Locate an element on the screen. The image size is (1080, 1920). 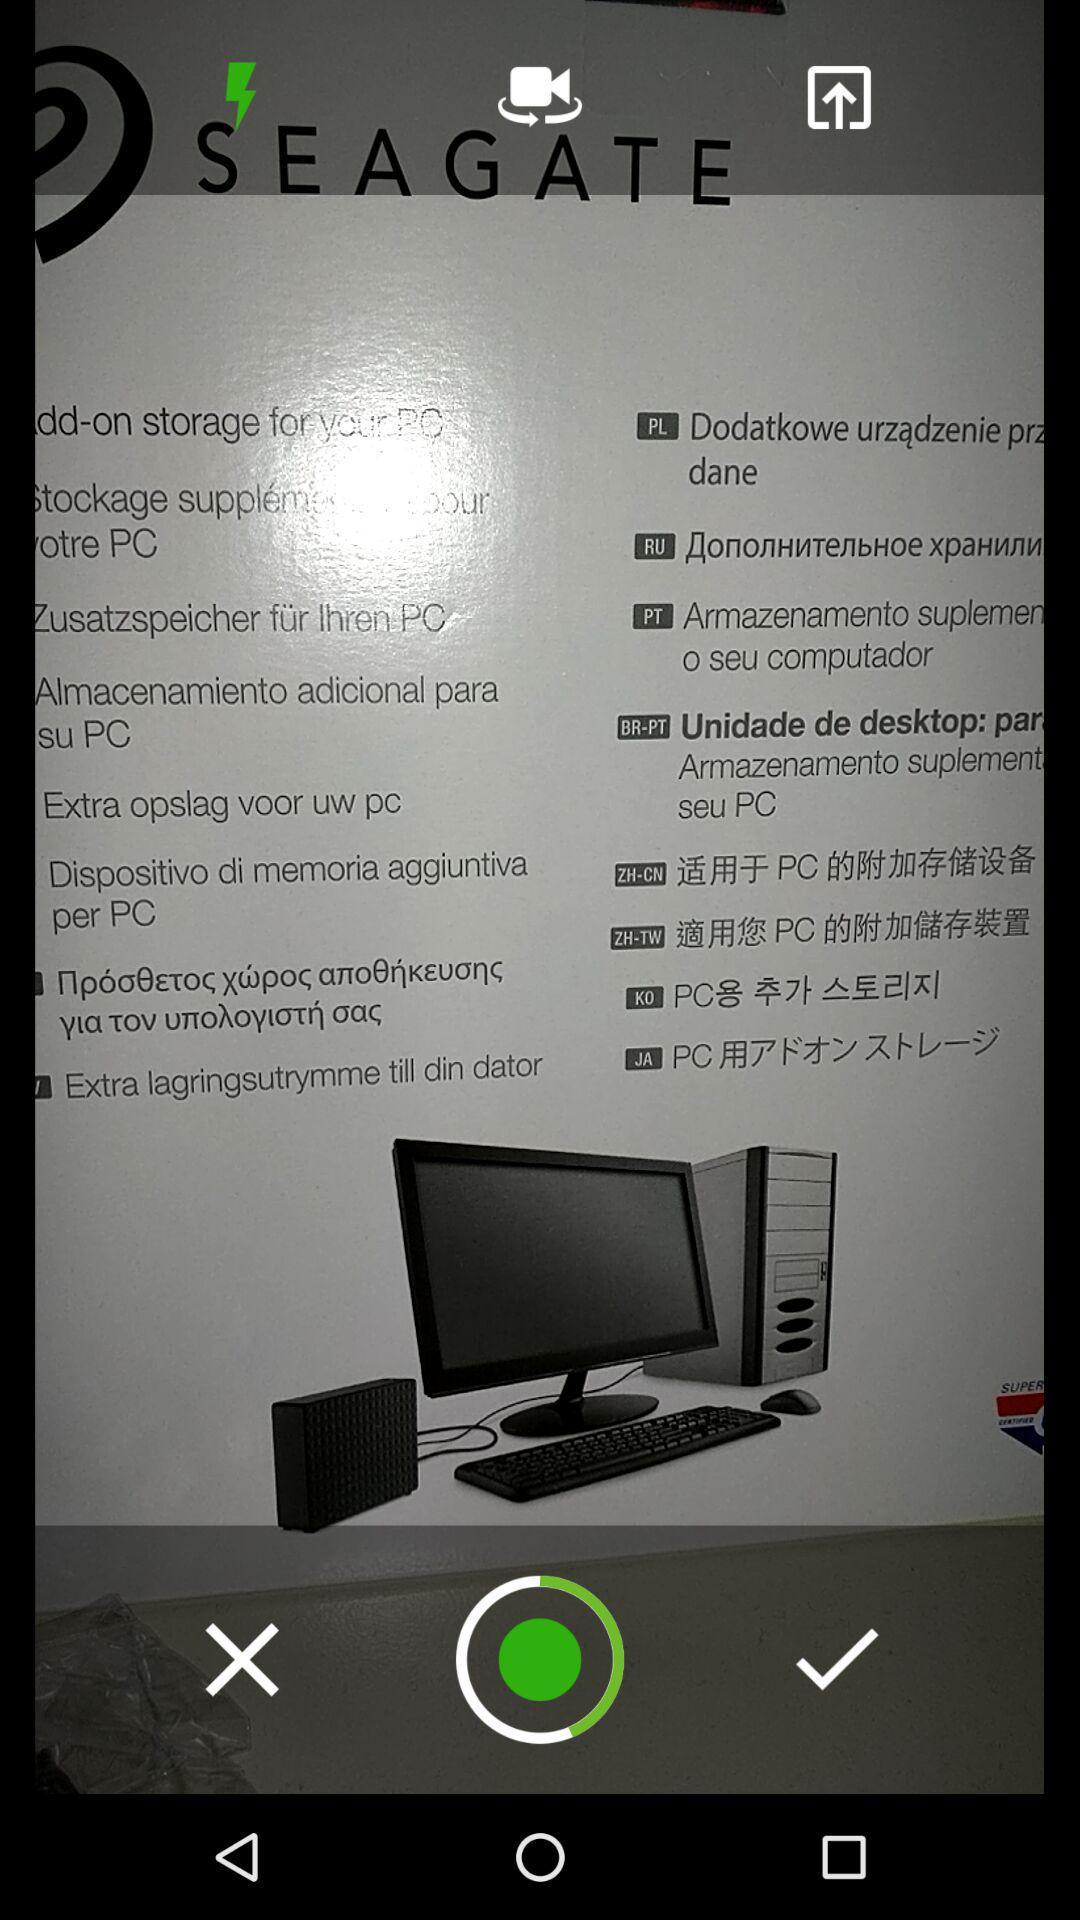
the check icon is located at coordinates (837, 1659).